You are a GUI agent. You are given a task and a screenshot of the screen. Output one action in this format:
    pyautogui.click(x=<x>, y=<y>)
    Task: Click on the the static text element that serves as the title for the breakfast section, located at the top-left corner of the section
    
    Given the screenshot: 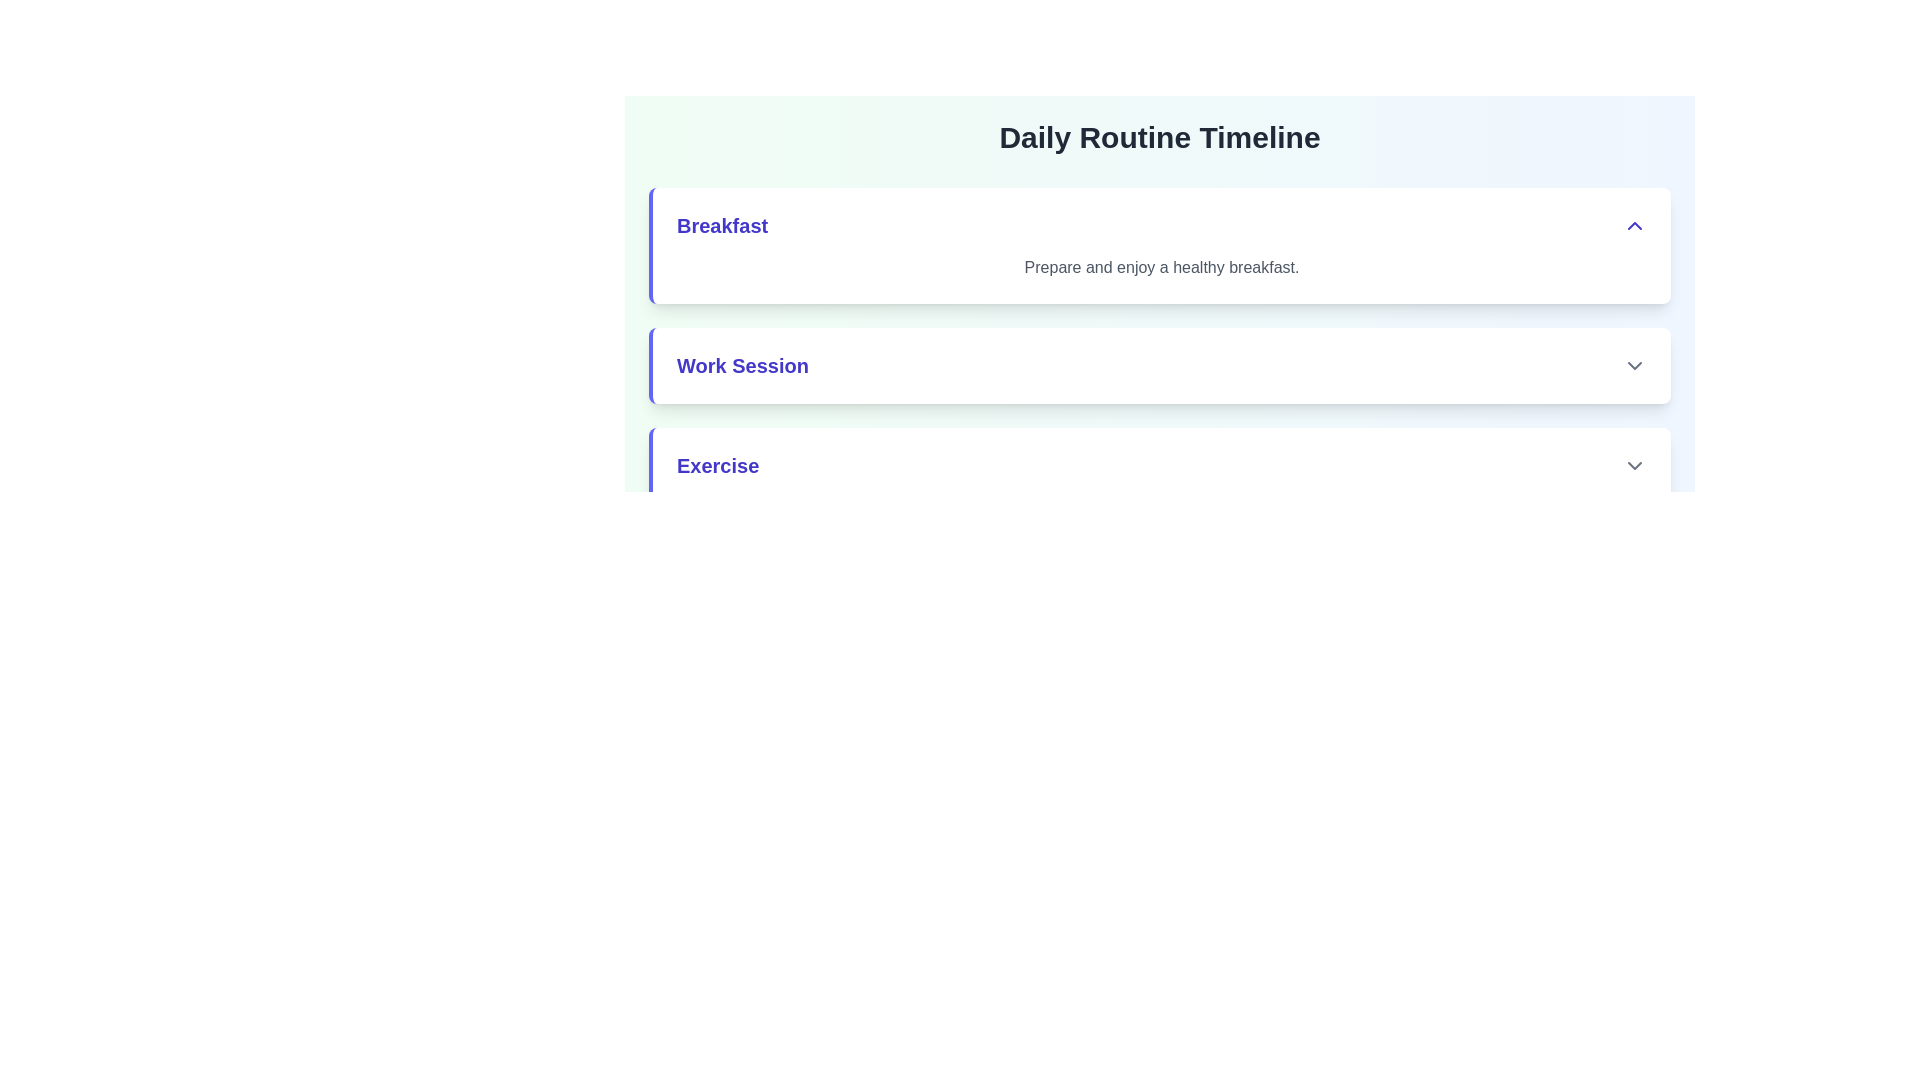 What is the action you would take?
    pyautogui.click(x=721, y=225)
    